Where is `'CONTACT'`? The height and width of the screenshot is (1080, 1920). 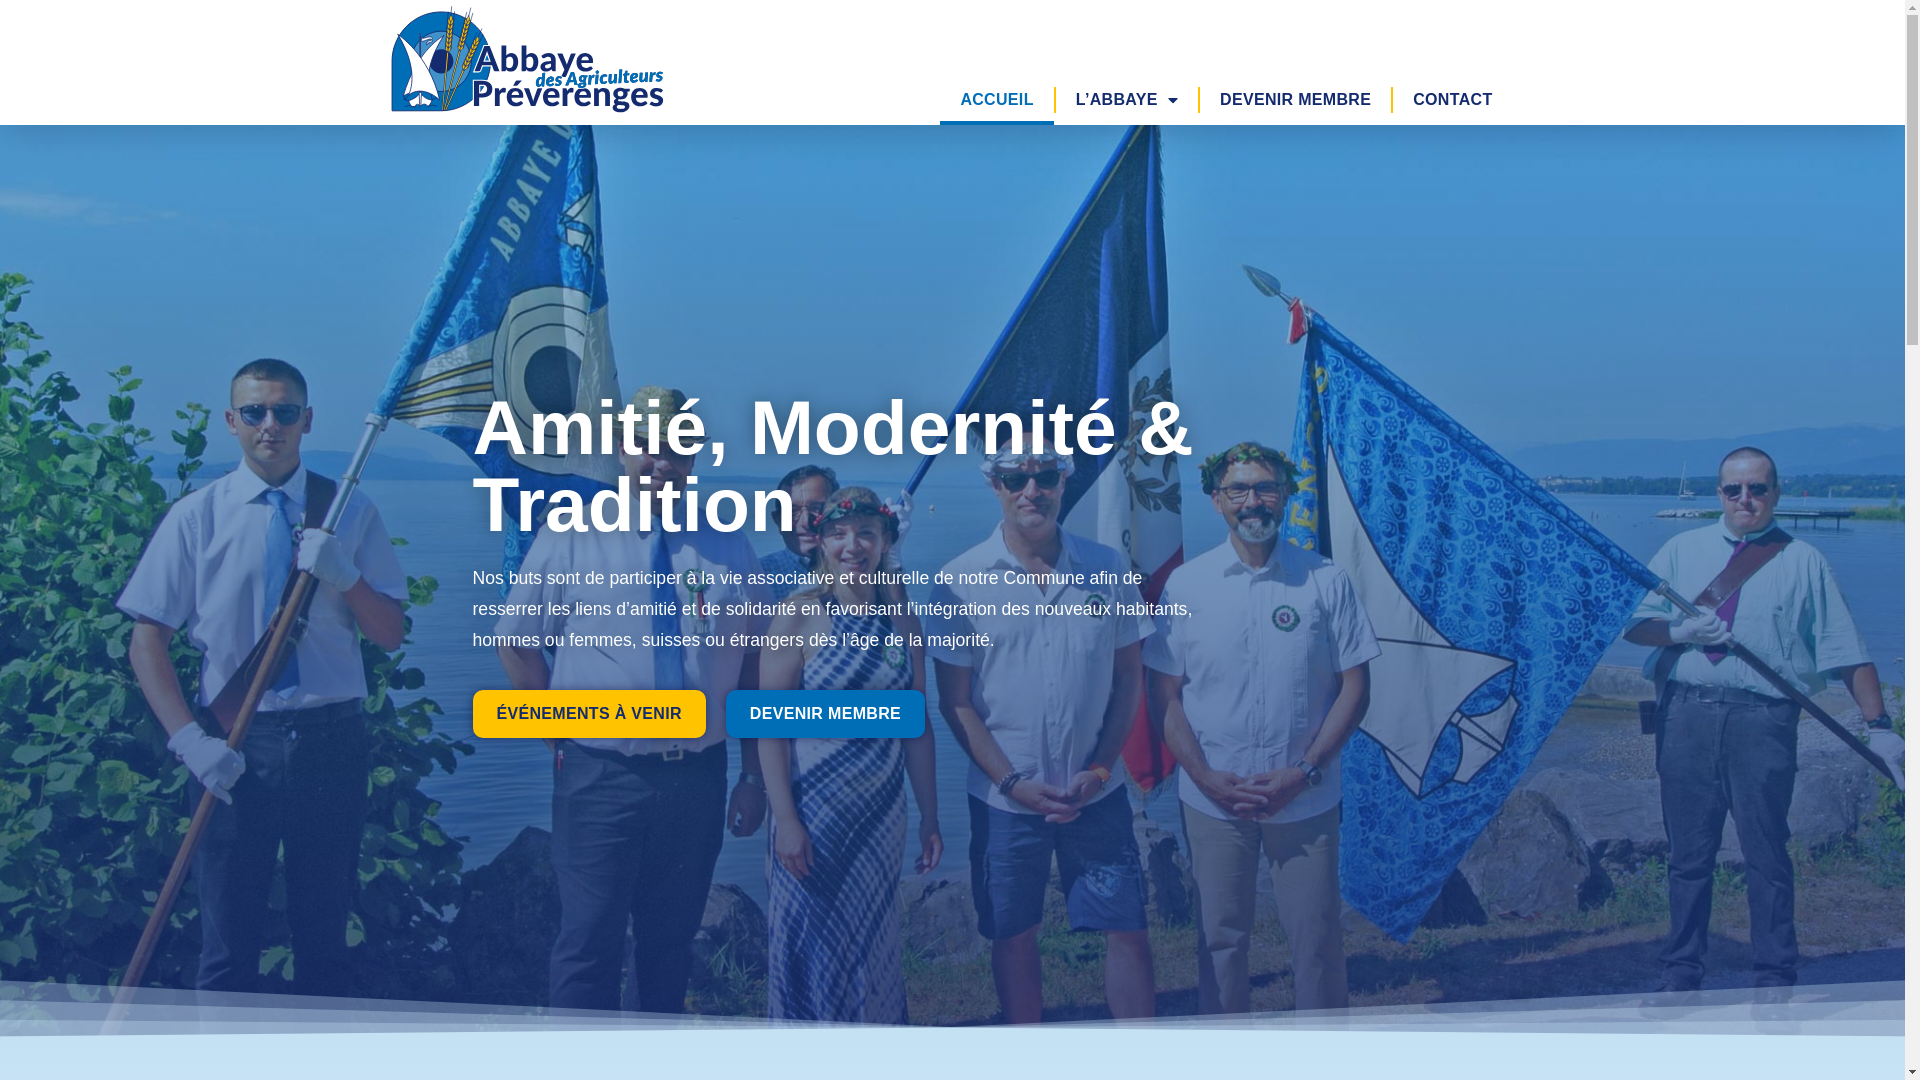
'CONTACT' is located at coordinates (1452, 100).